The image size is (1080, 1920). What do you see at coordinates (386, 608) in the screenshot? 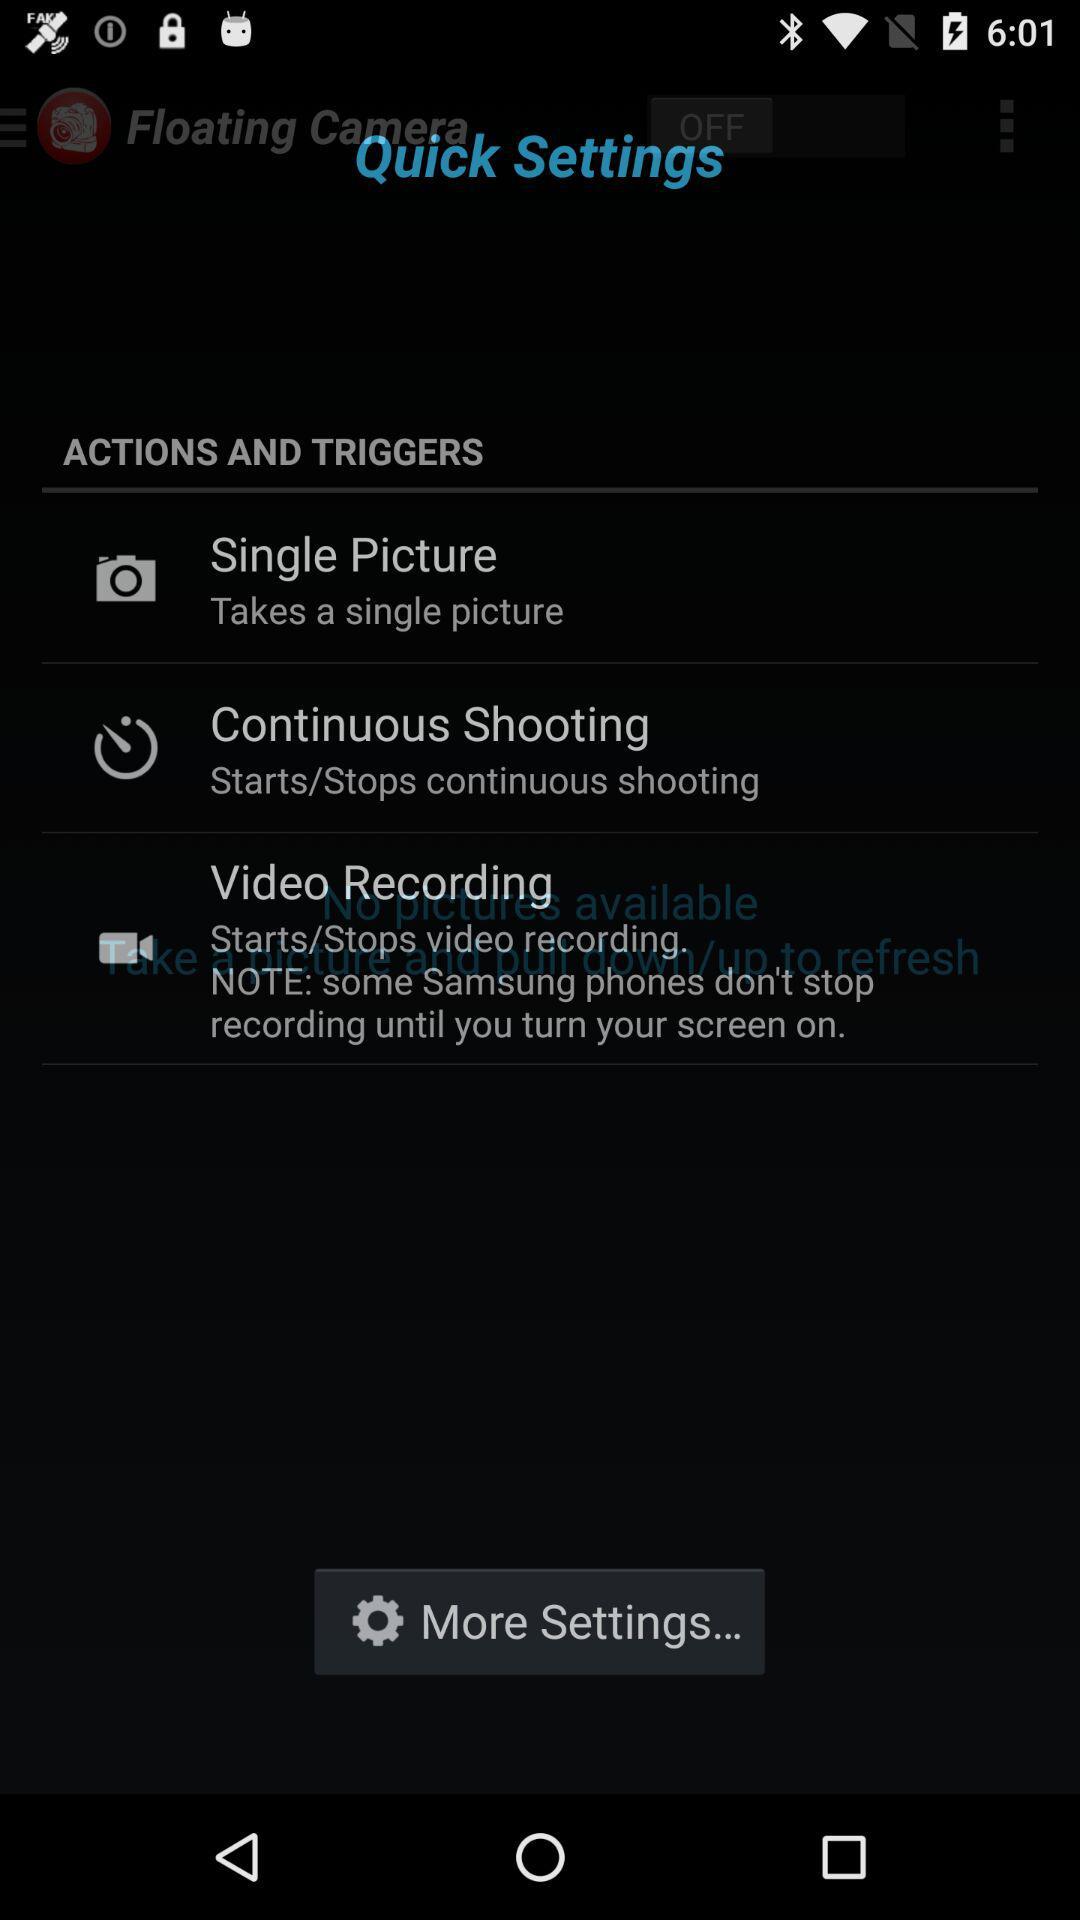
I see `item below single picture icon` at bounding box center [386, 608].